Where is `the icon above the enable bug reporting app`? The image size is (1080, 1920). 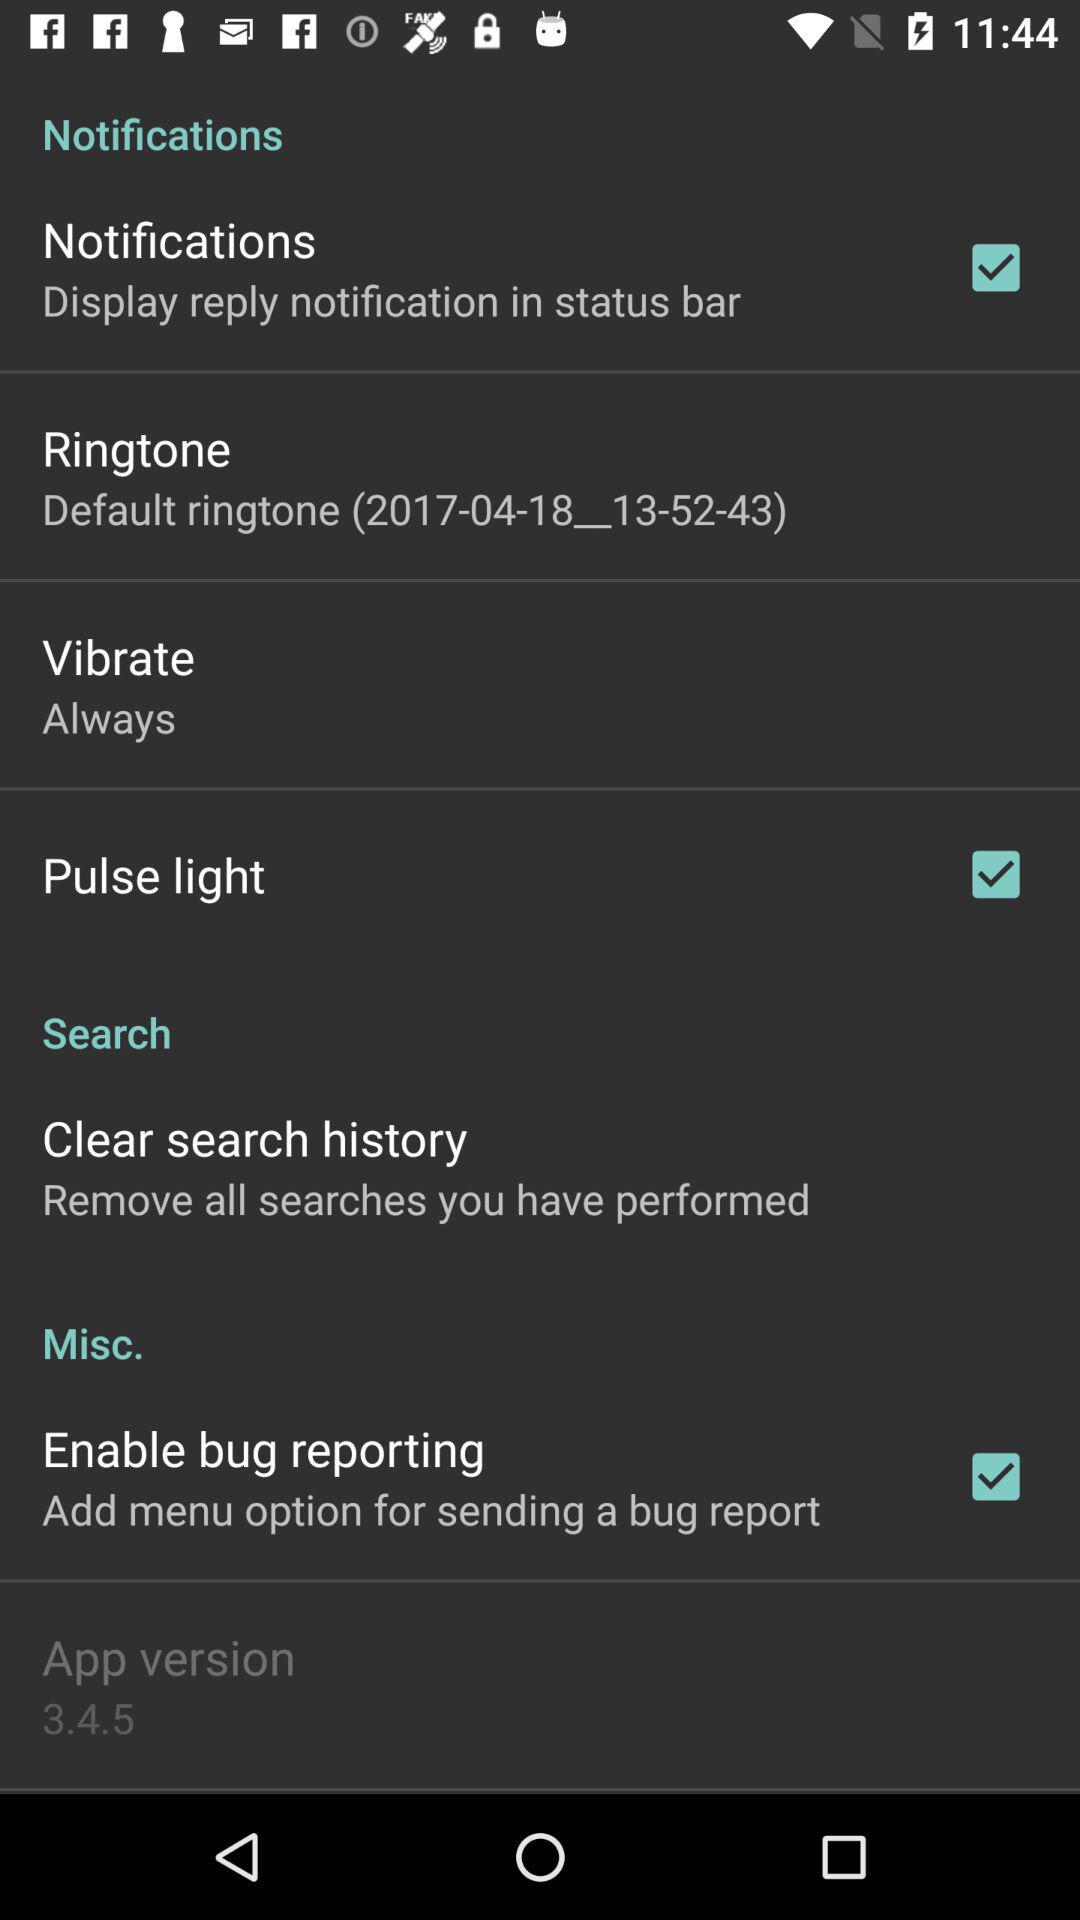 the icon above the enable bug reporting app is located at coordinates (540, 1321).